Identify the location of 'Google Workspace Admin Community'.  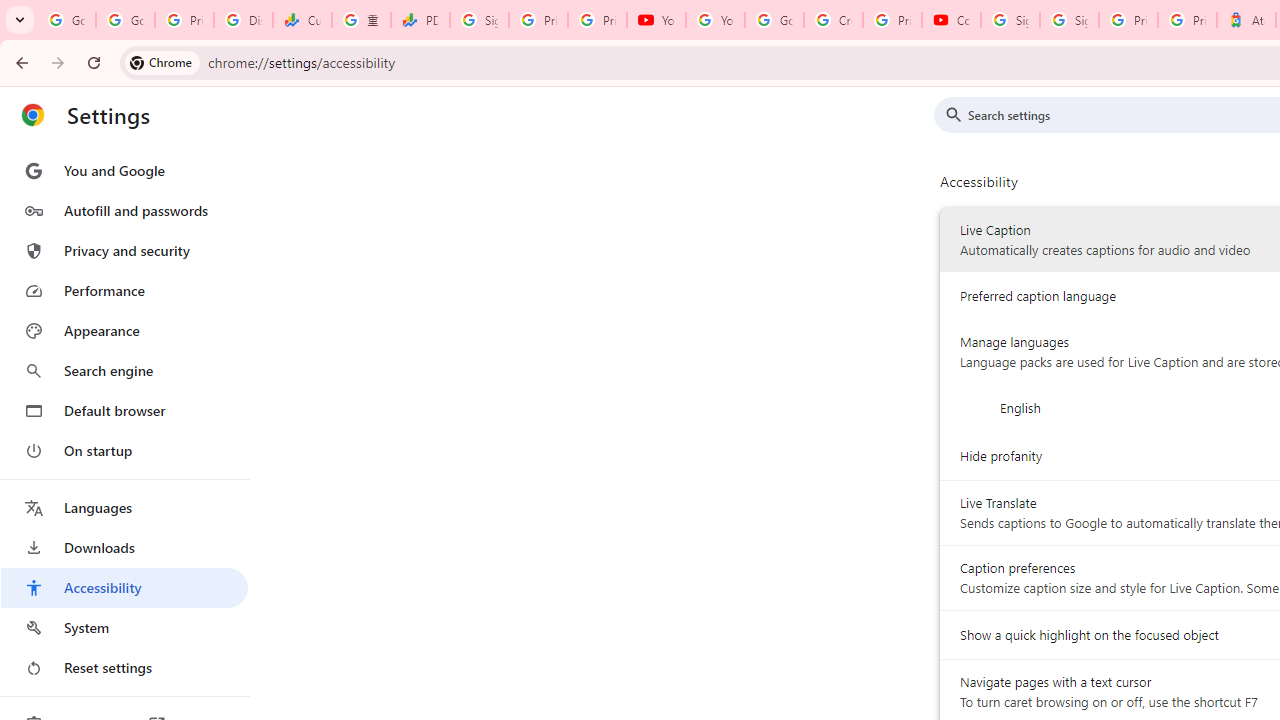
(66, 20).